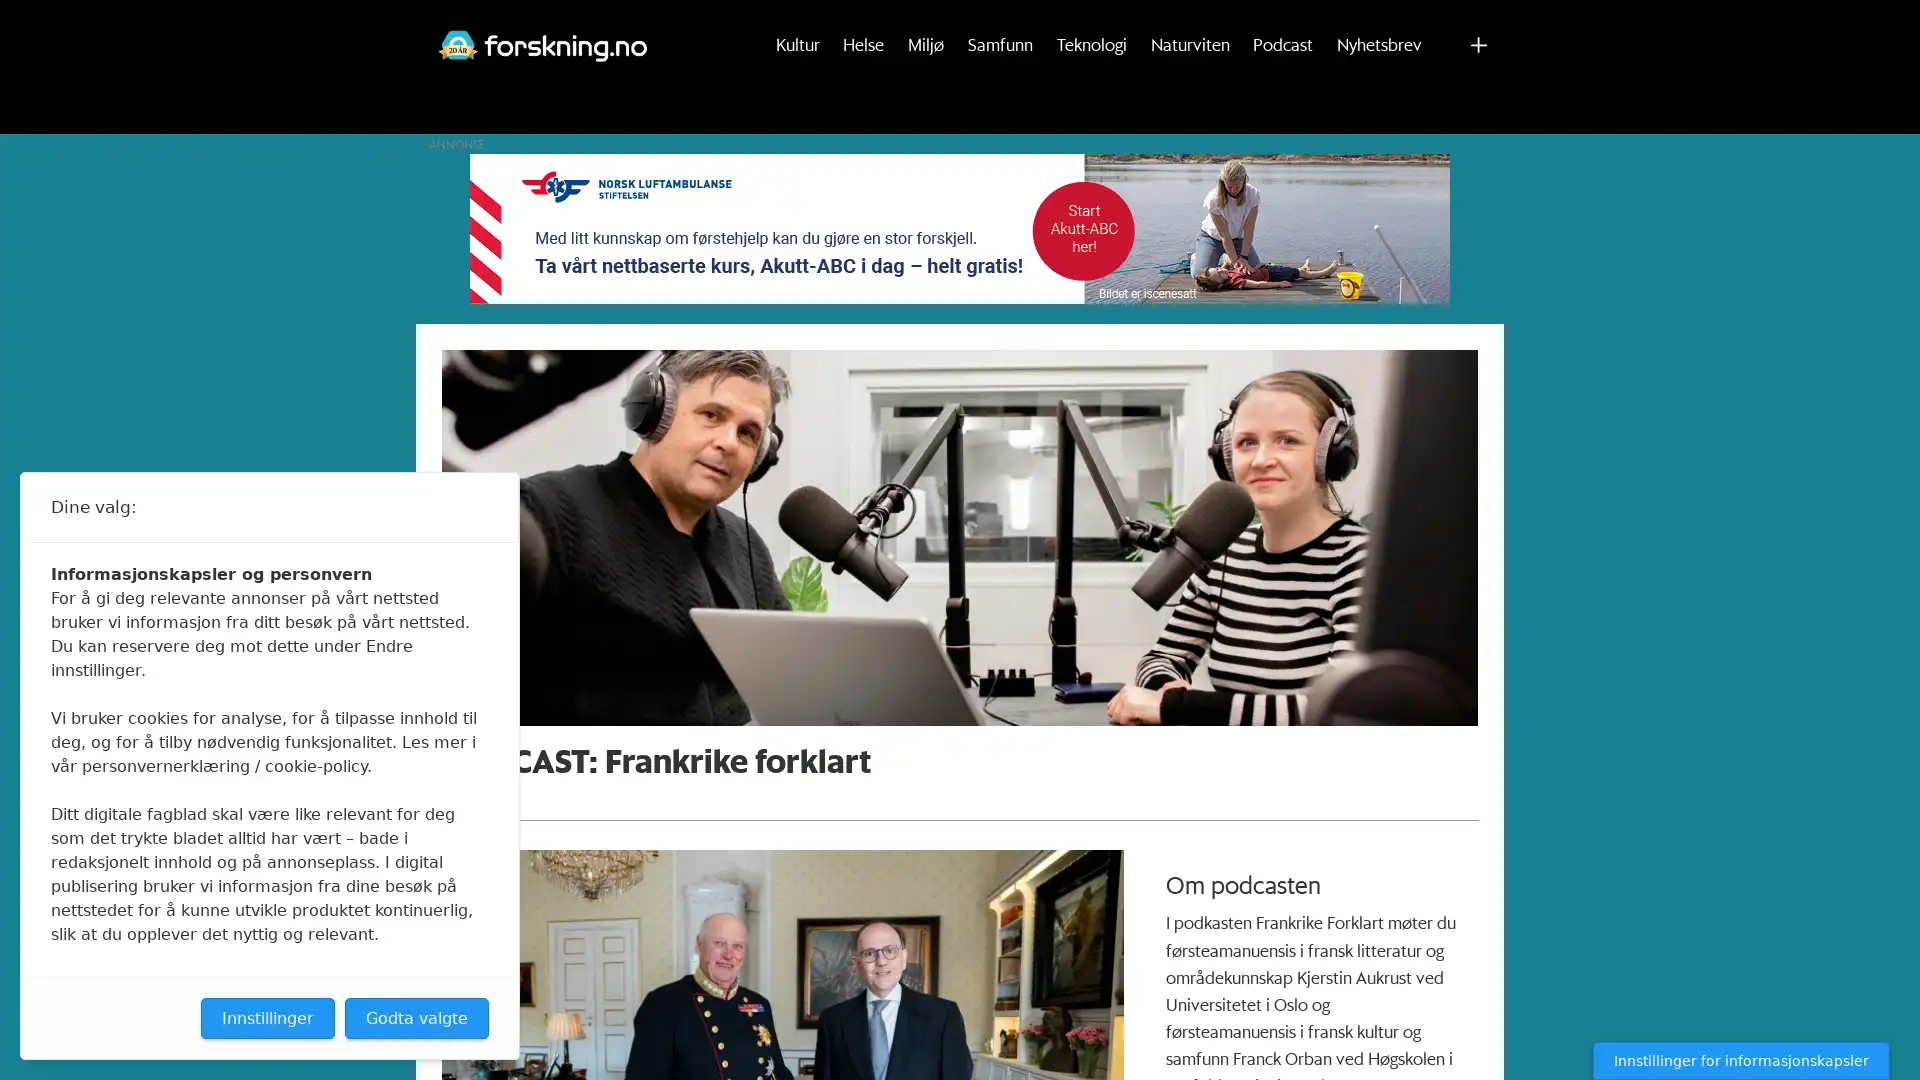 The width and height of the screenshot is (1920, 1080). What do you see at coordinates (1373, 22) in the screenshot?
I see `logo for forskersonen.no` at bounding box center [1373, 22].